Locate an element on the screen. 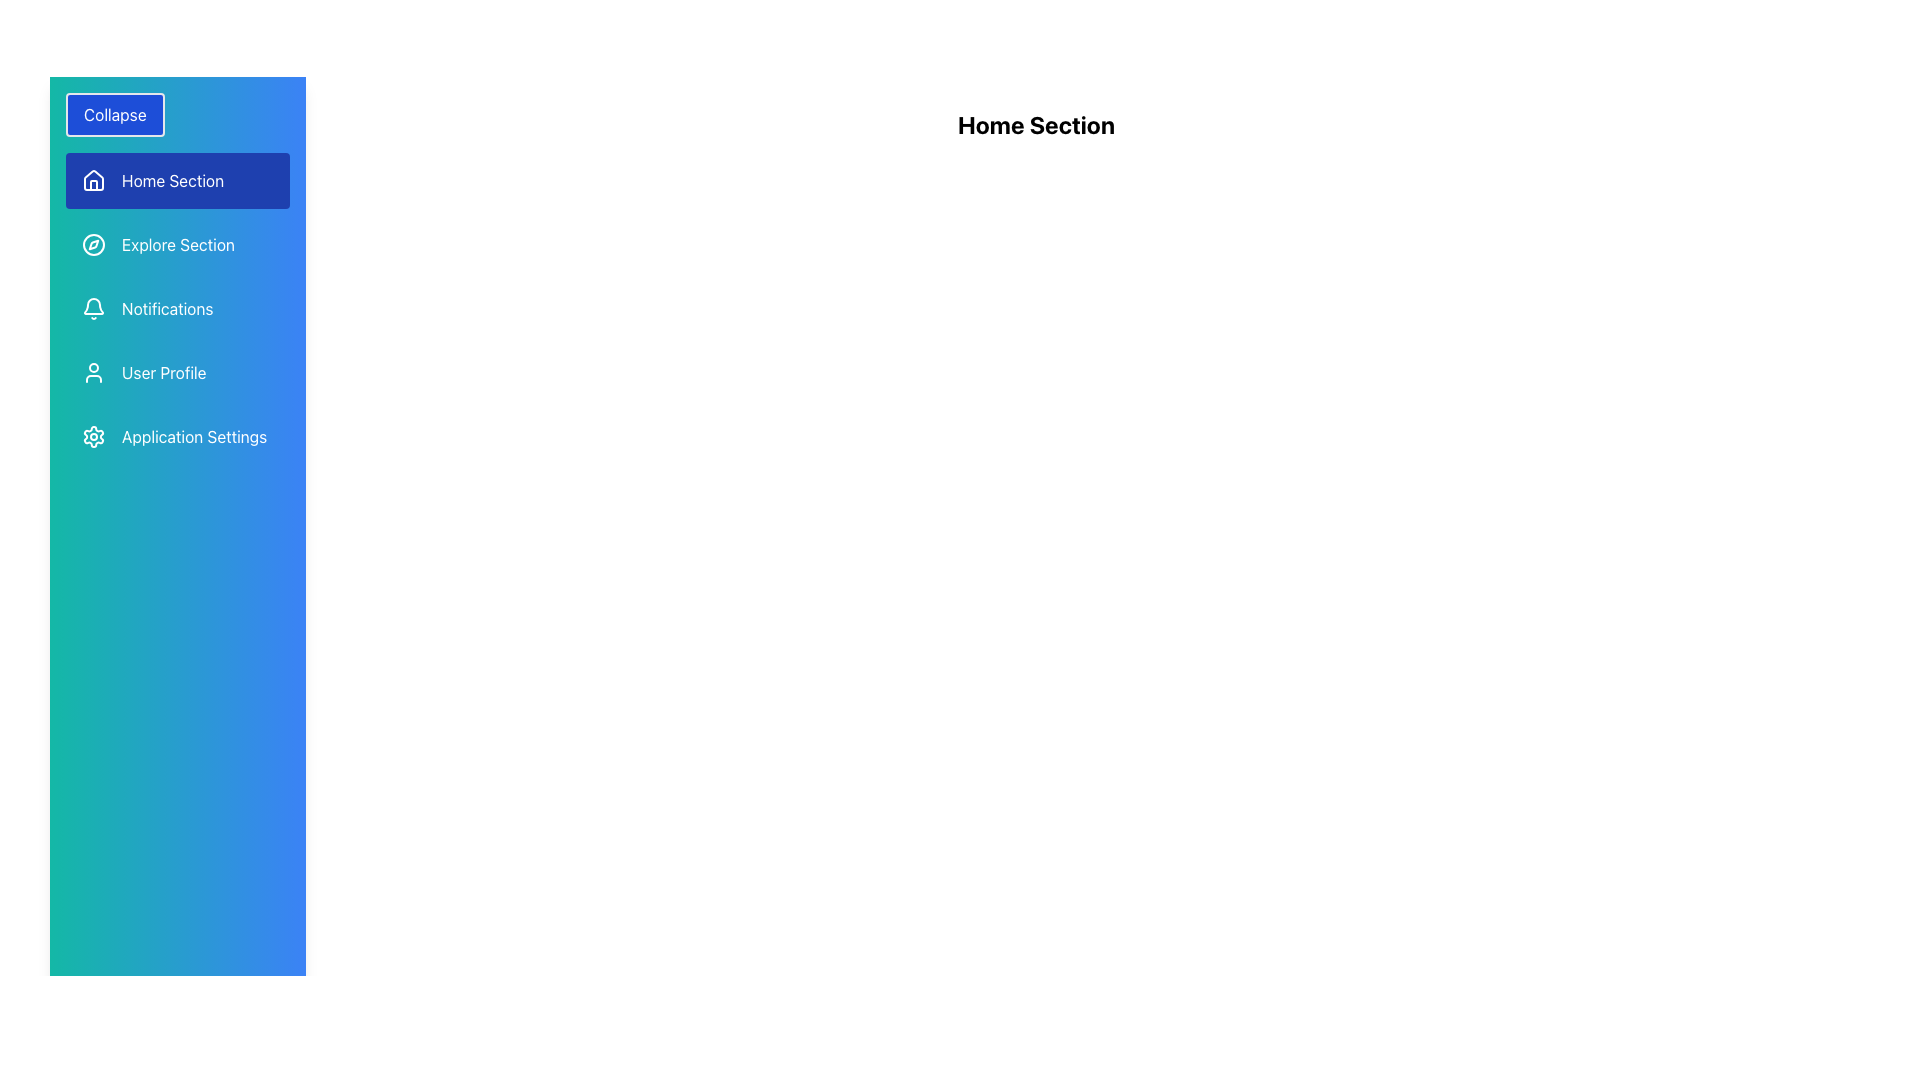  the 'Notifications' text in the vertical navigation sidebar is located at coordinates (167, 308).